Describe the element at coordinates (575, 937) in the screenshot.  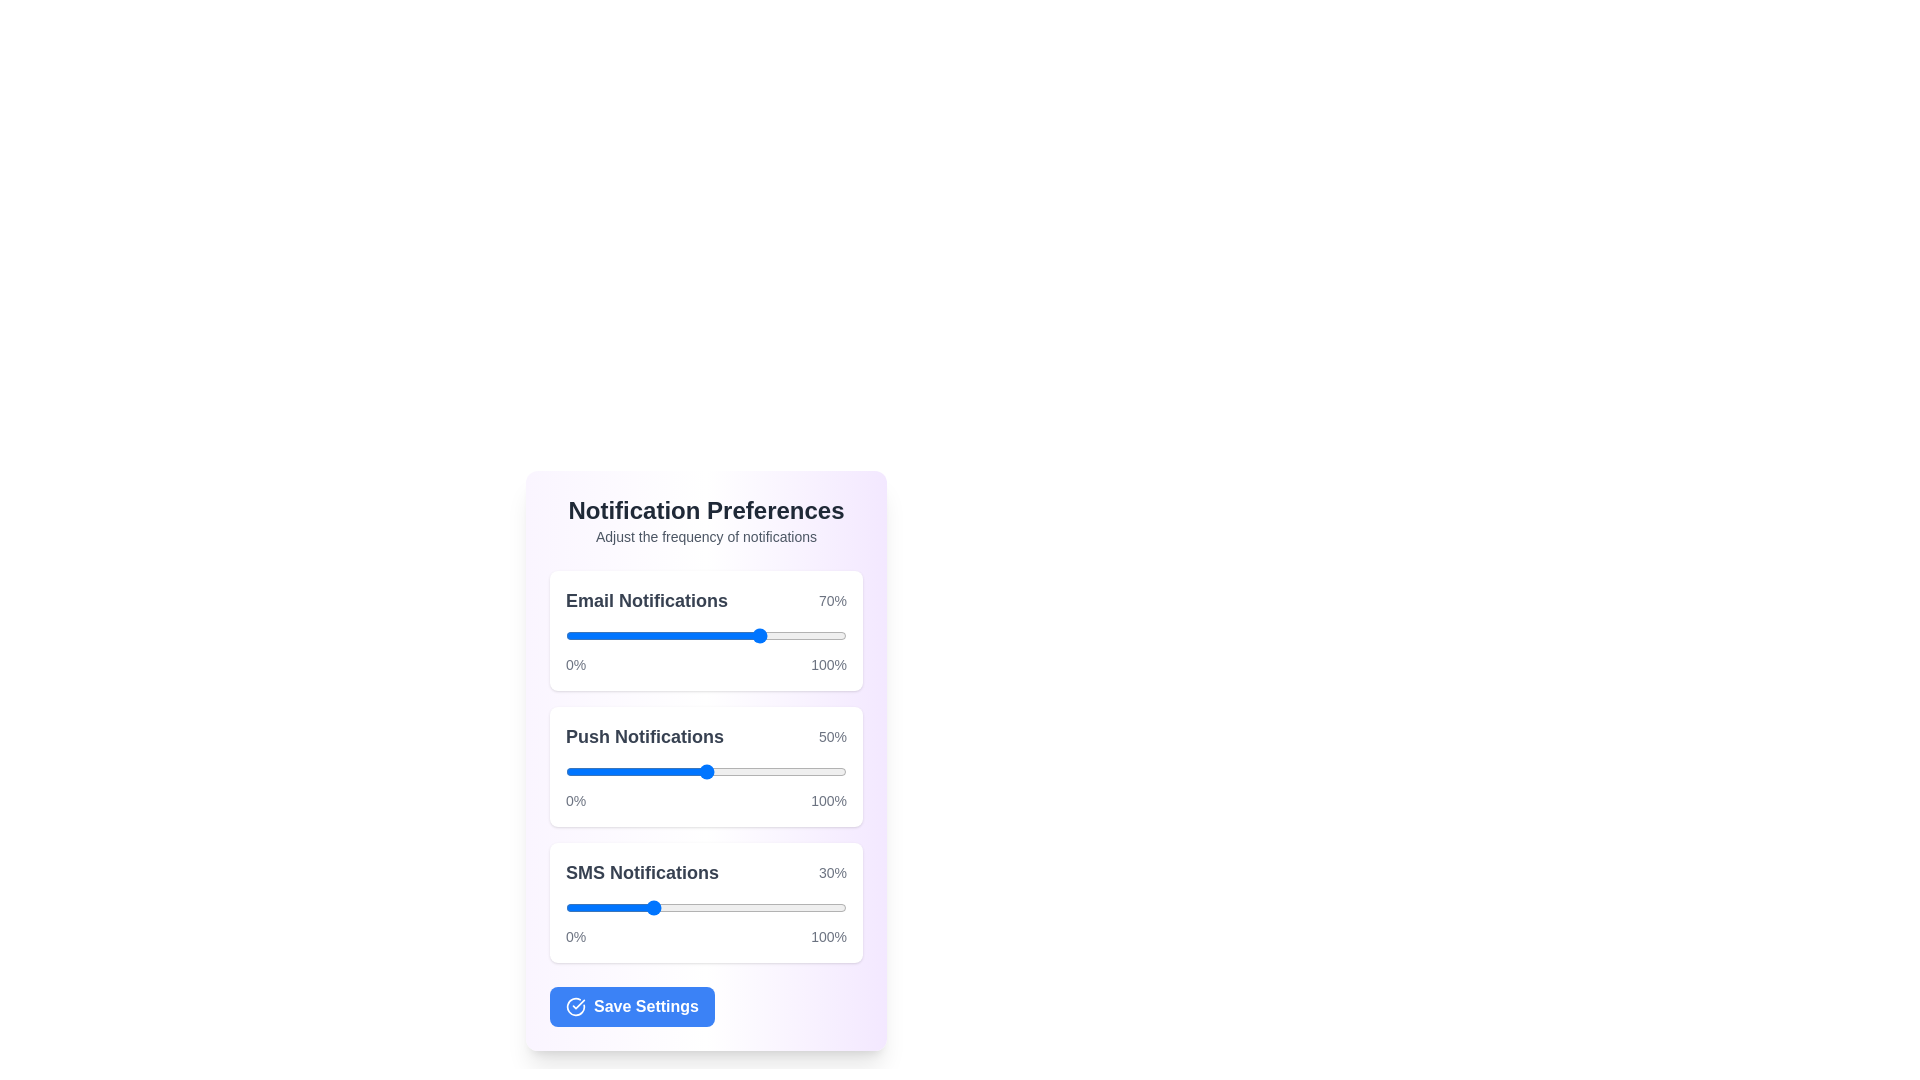
I see `the leftmost label displaying '0%' under the slider for 'SMS Notifications', which indicates the minimum value of the percentage range` at that location.